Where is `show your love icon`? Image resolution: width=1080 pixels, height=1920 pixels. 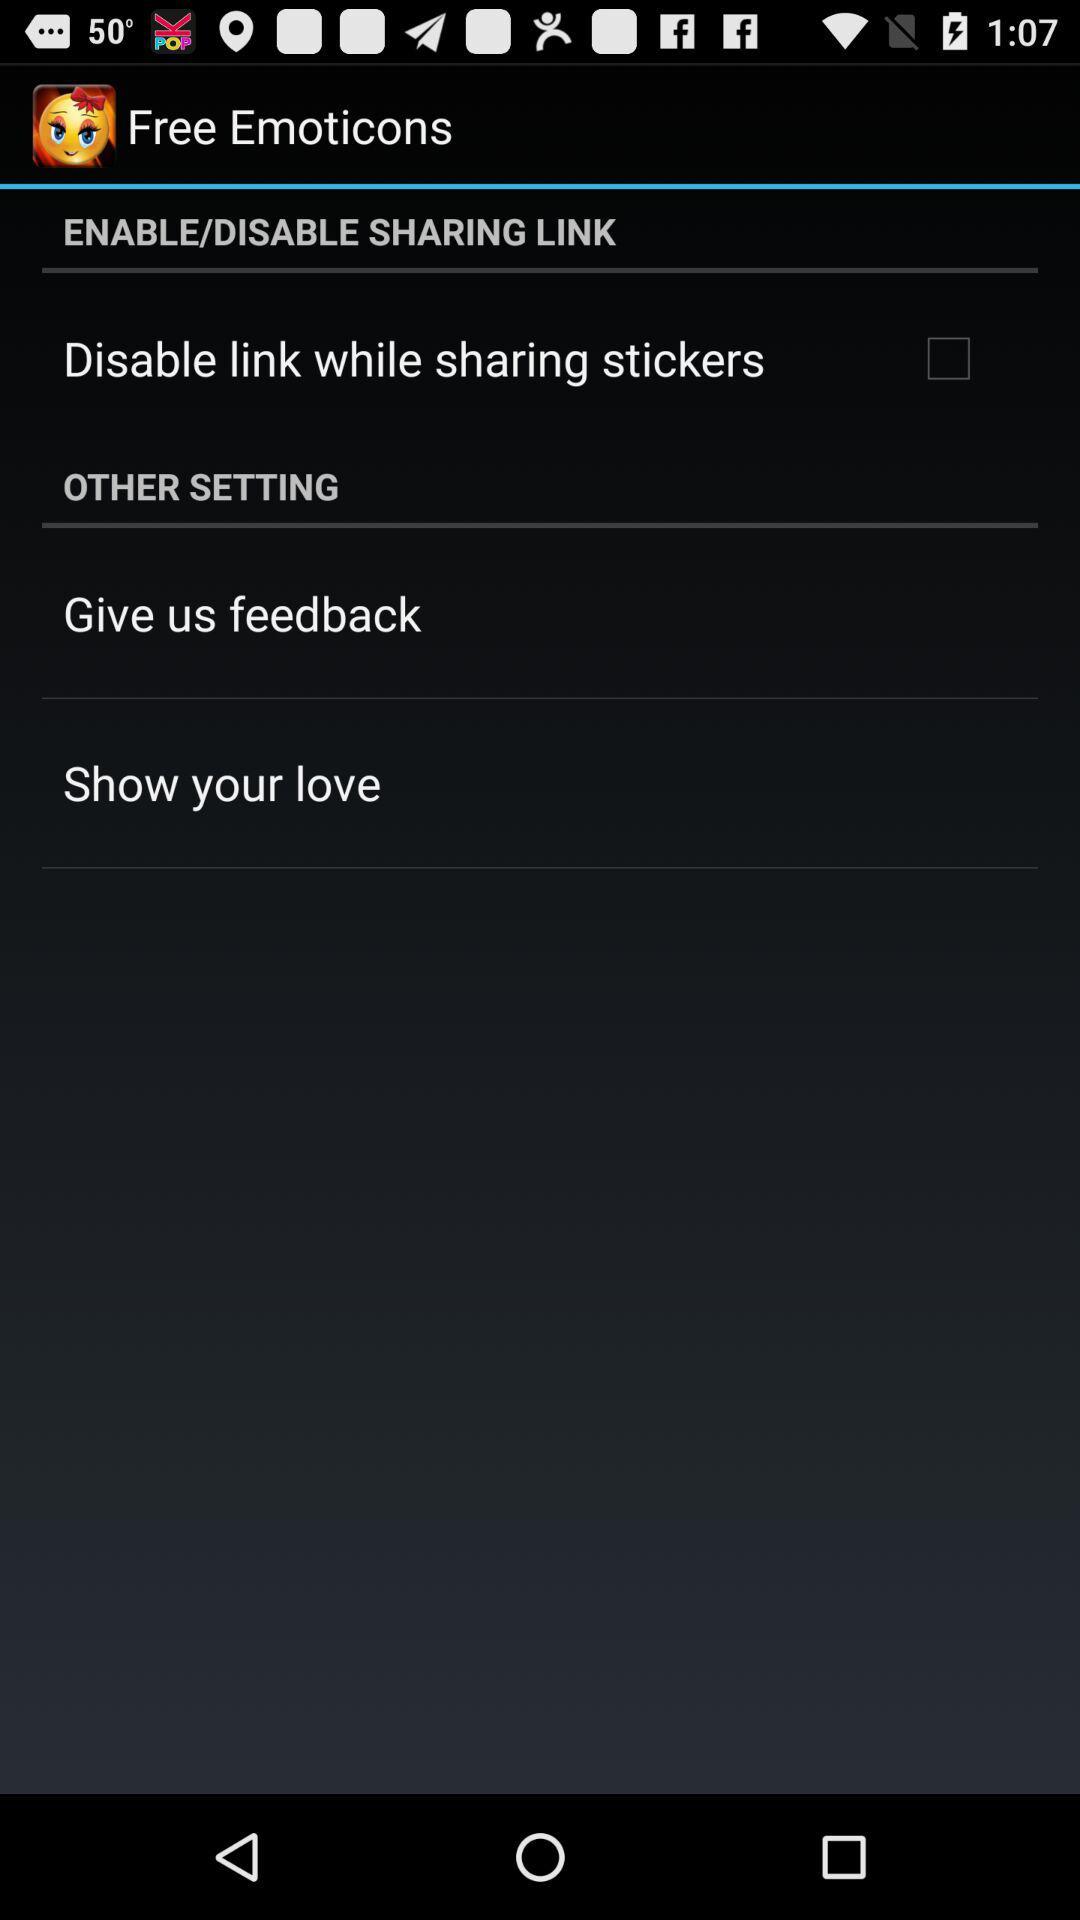 show your love icon is located at coordinates (222, 781).